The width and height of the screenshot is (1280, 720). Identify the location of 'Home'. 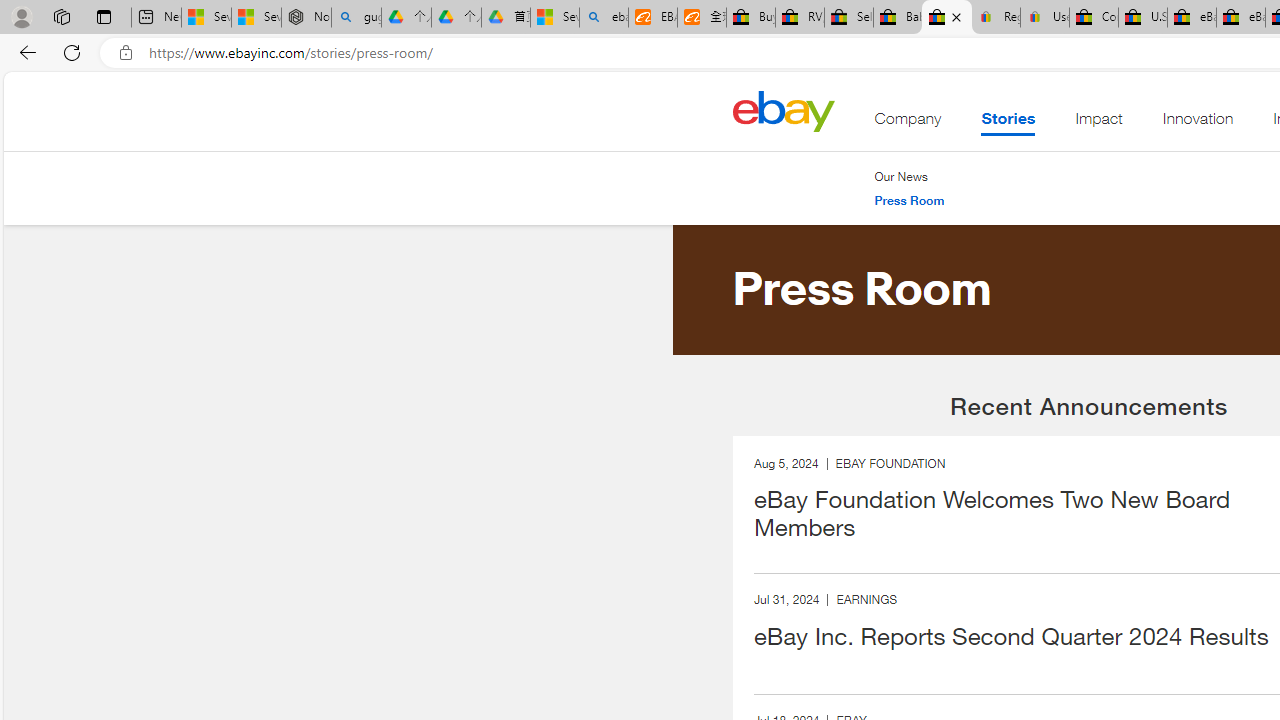
(782, 111).